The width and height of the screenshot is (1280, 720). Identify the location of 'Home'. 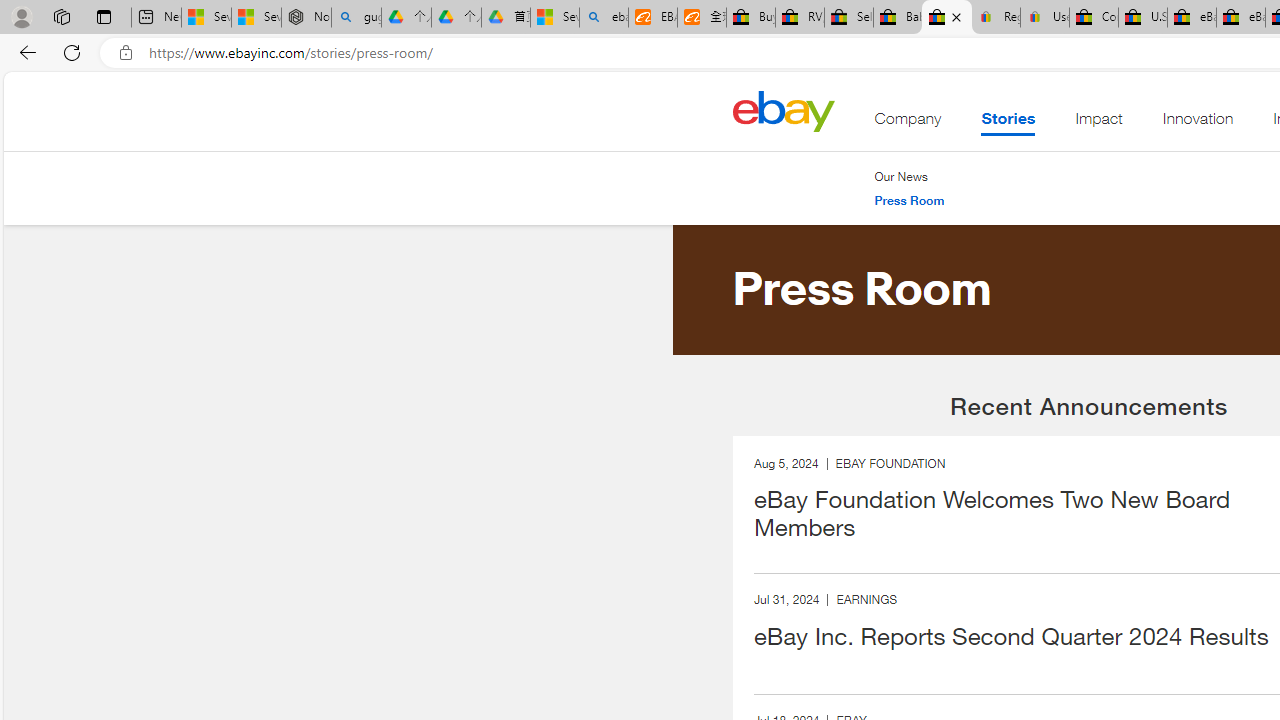
(782, 111).